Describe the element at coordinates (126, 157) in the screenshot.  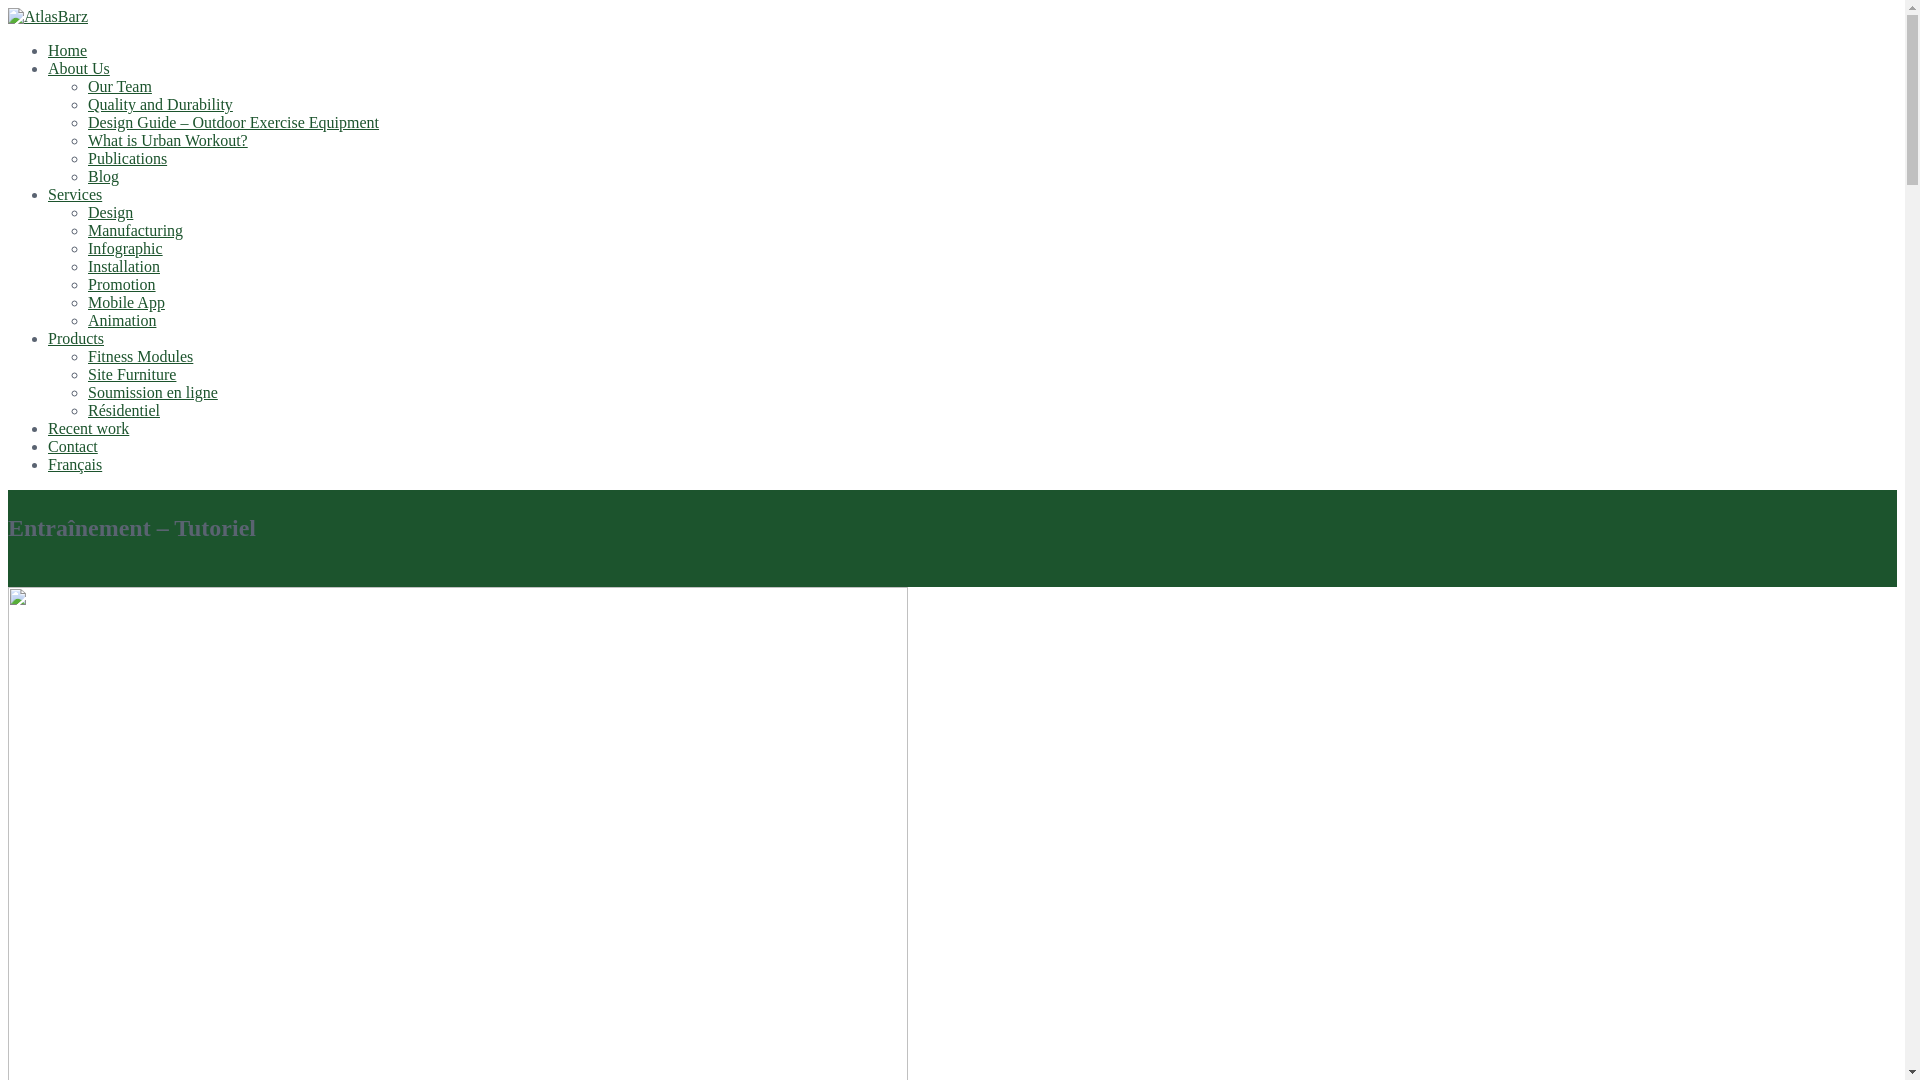
I see `'Publications'` at that location.